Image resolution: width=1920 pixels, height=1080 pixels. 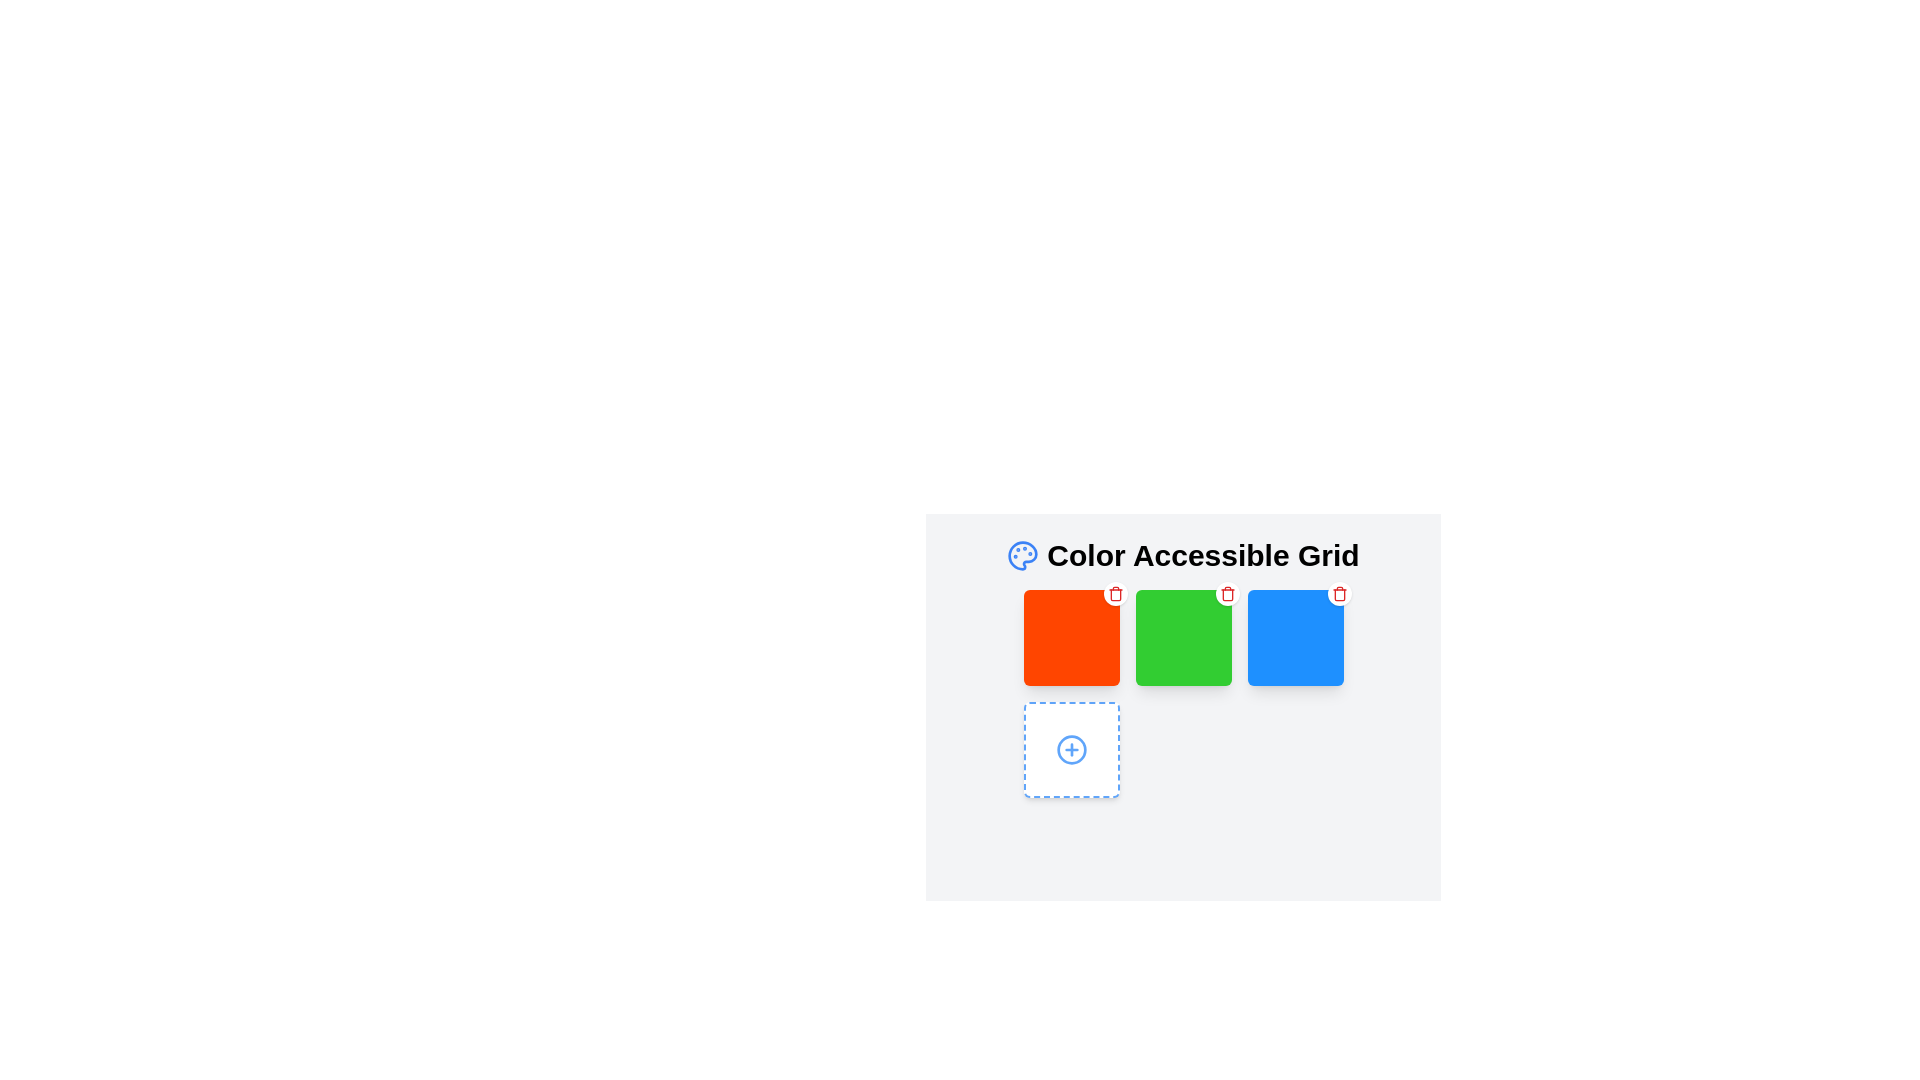 I want to click on the 'Add' or 'Create' icon button located in the fourth cell of the grid, so click(x=1070, y=749).